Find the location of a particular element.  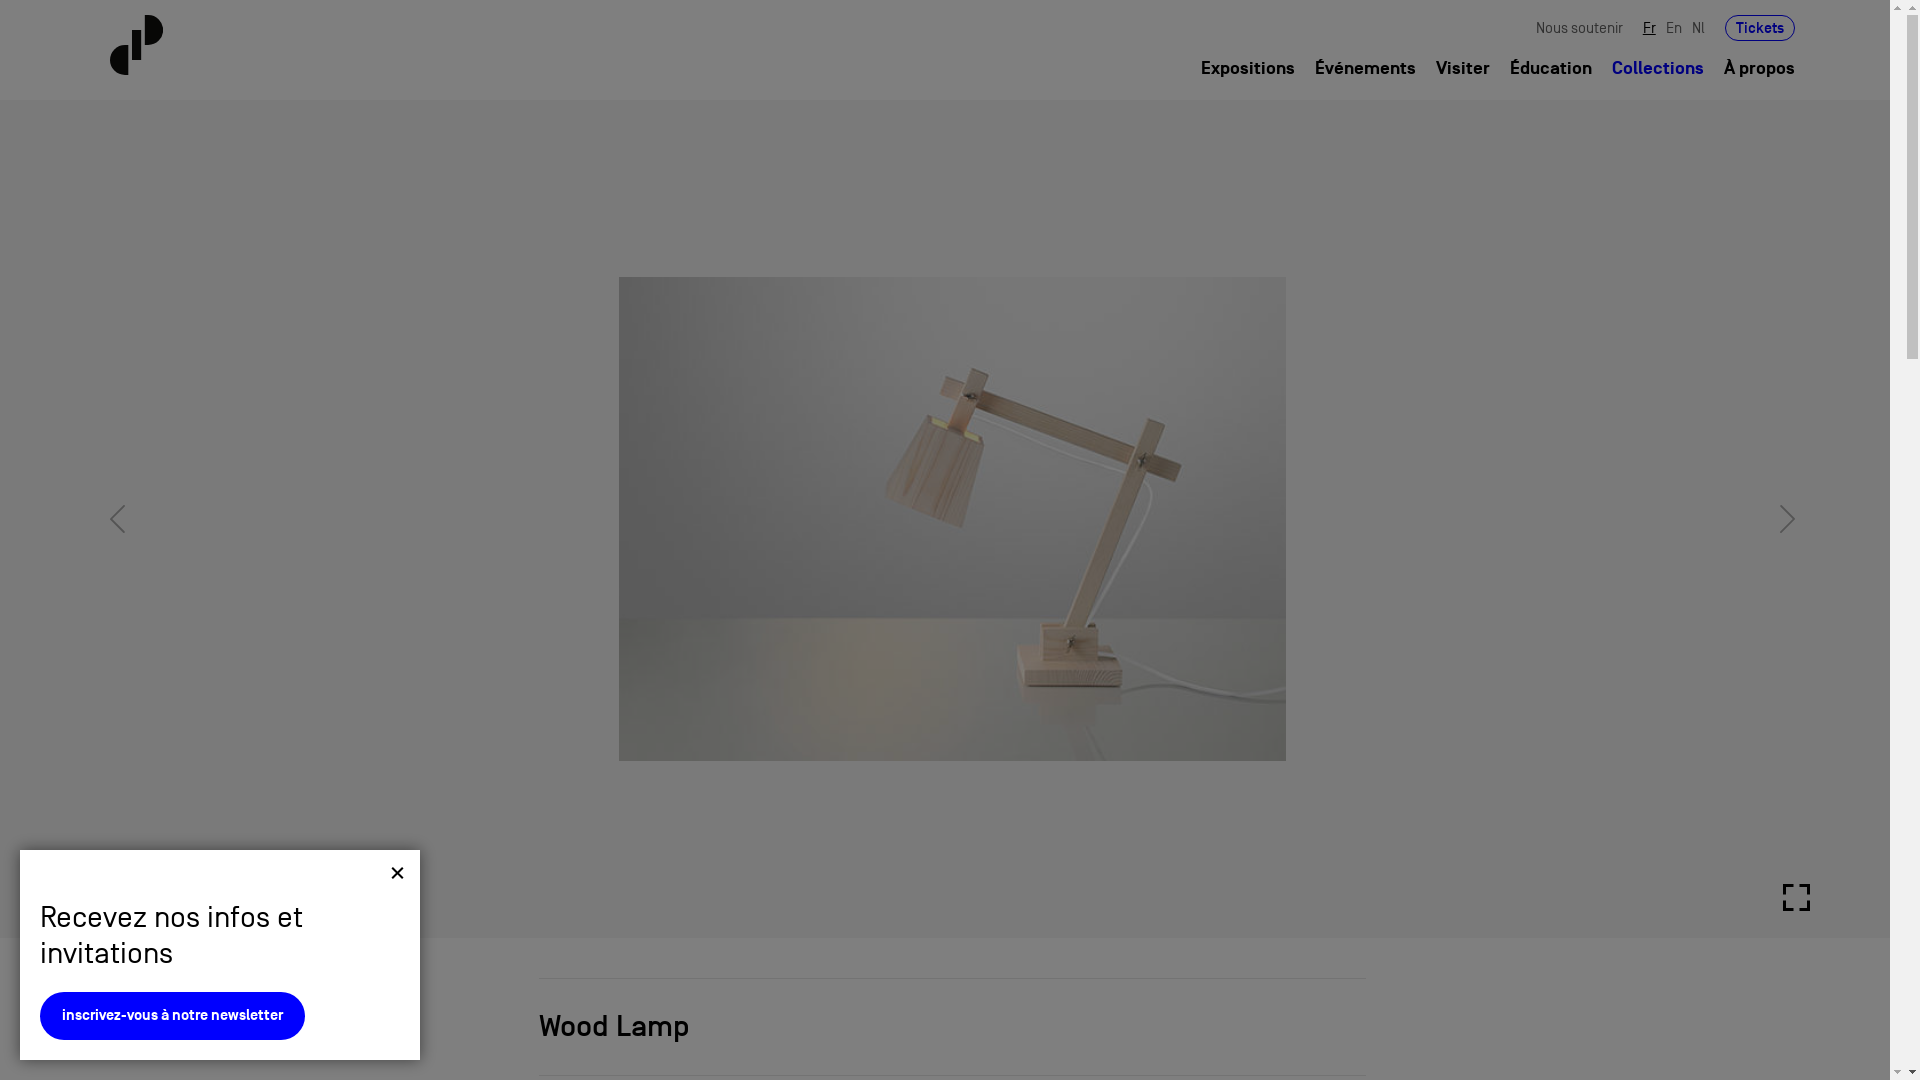

'Fr' is located at coordinates (1649, 27).